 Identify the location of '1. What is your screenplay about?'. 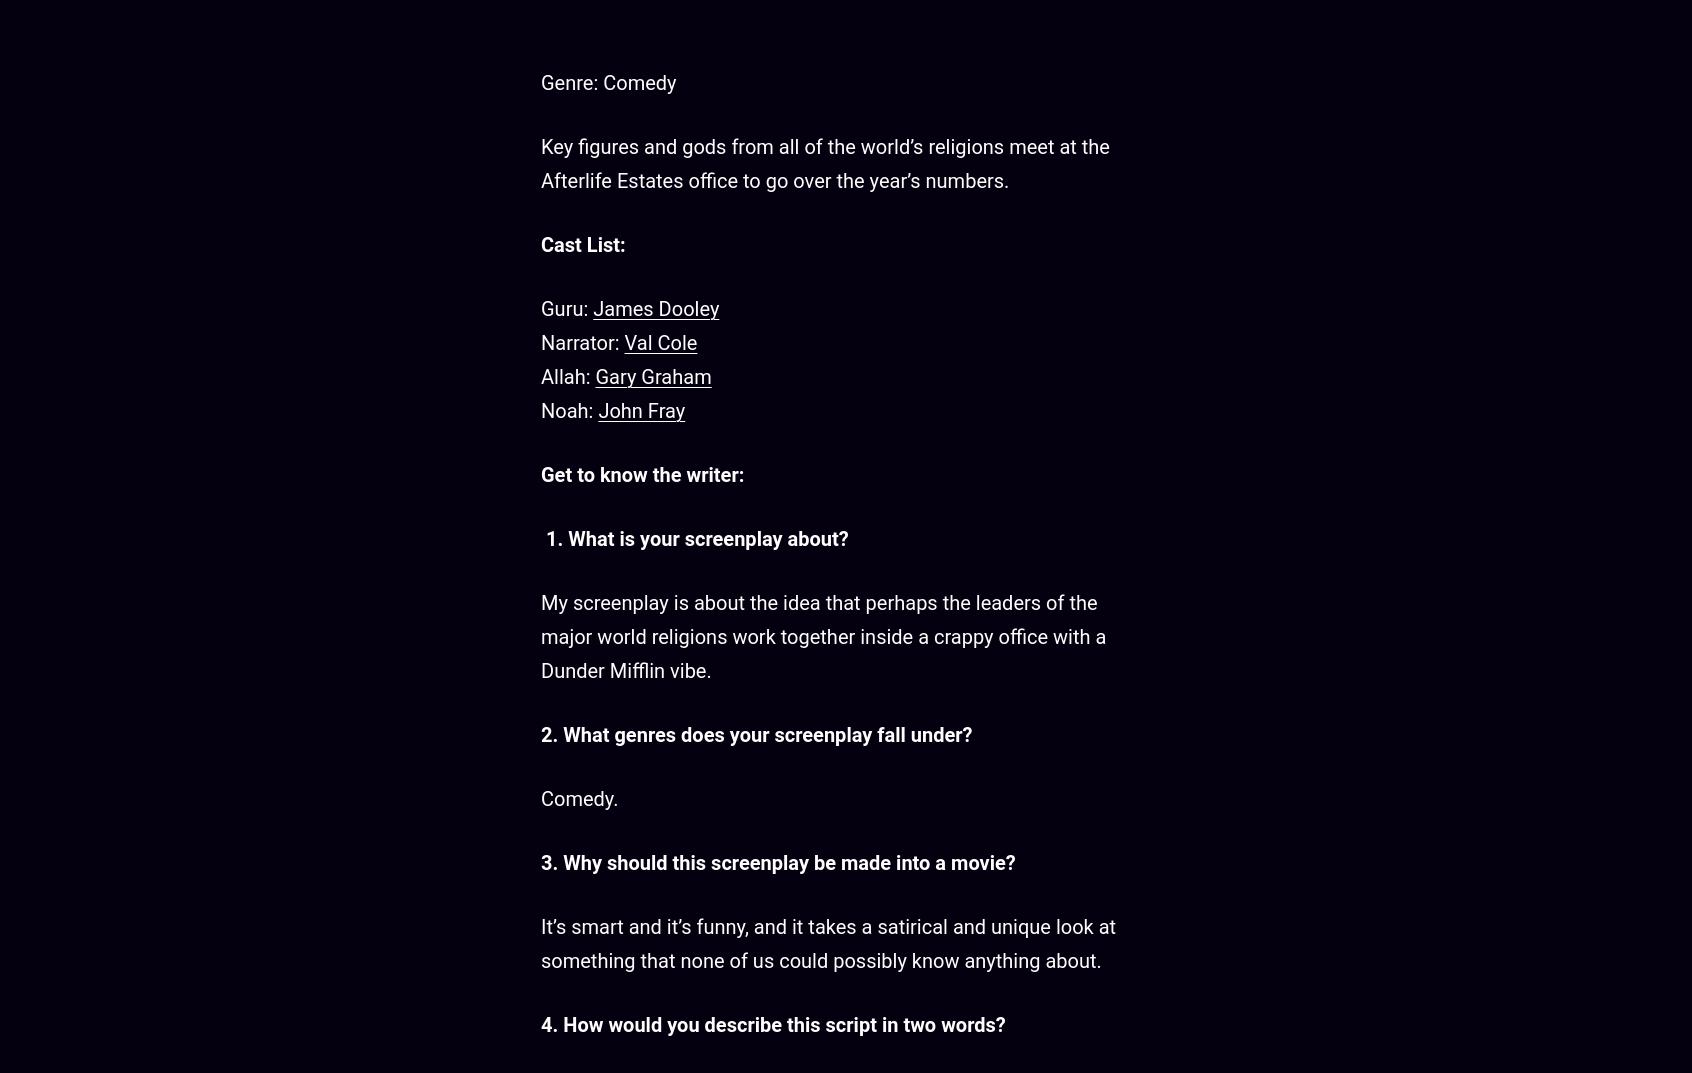
(694, 538).